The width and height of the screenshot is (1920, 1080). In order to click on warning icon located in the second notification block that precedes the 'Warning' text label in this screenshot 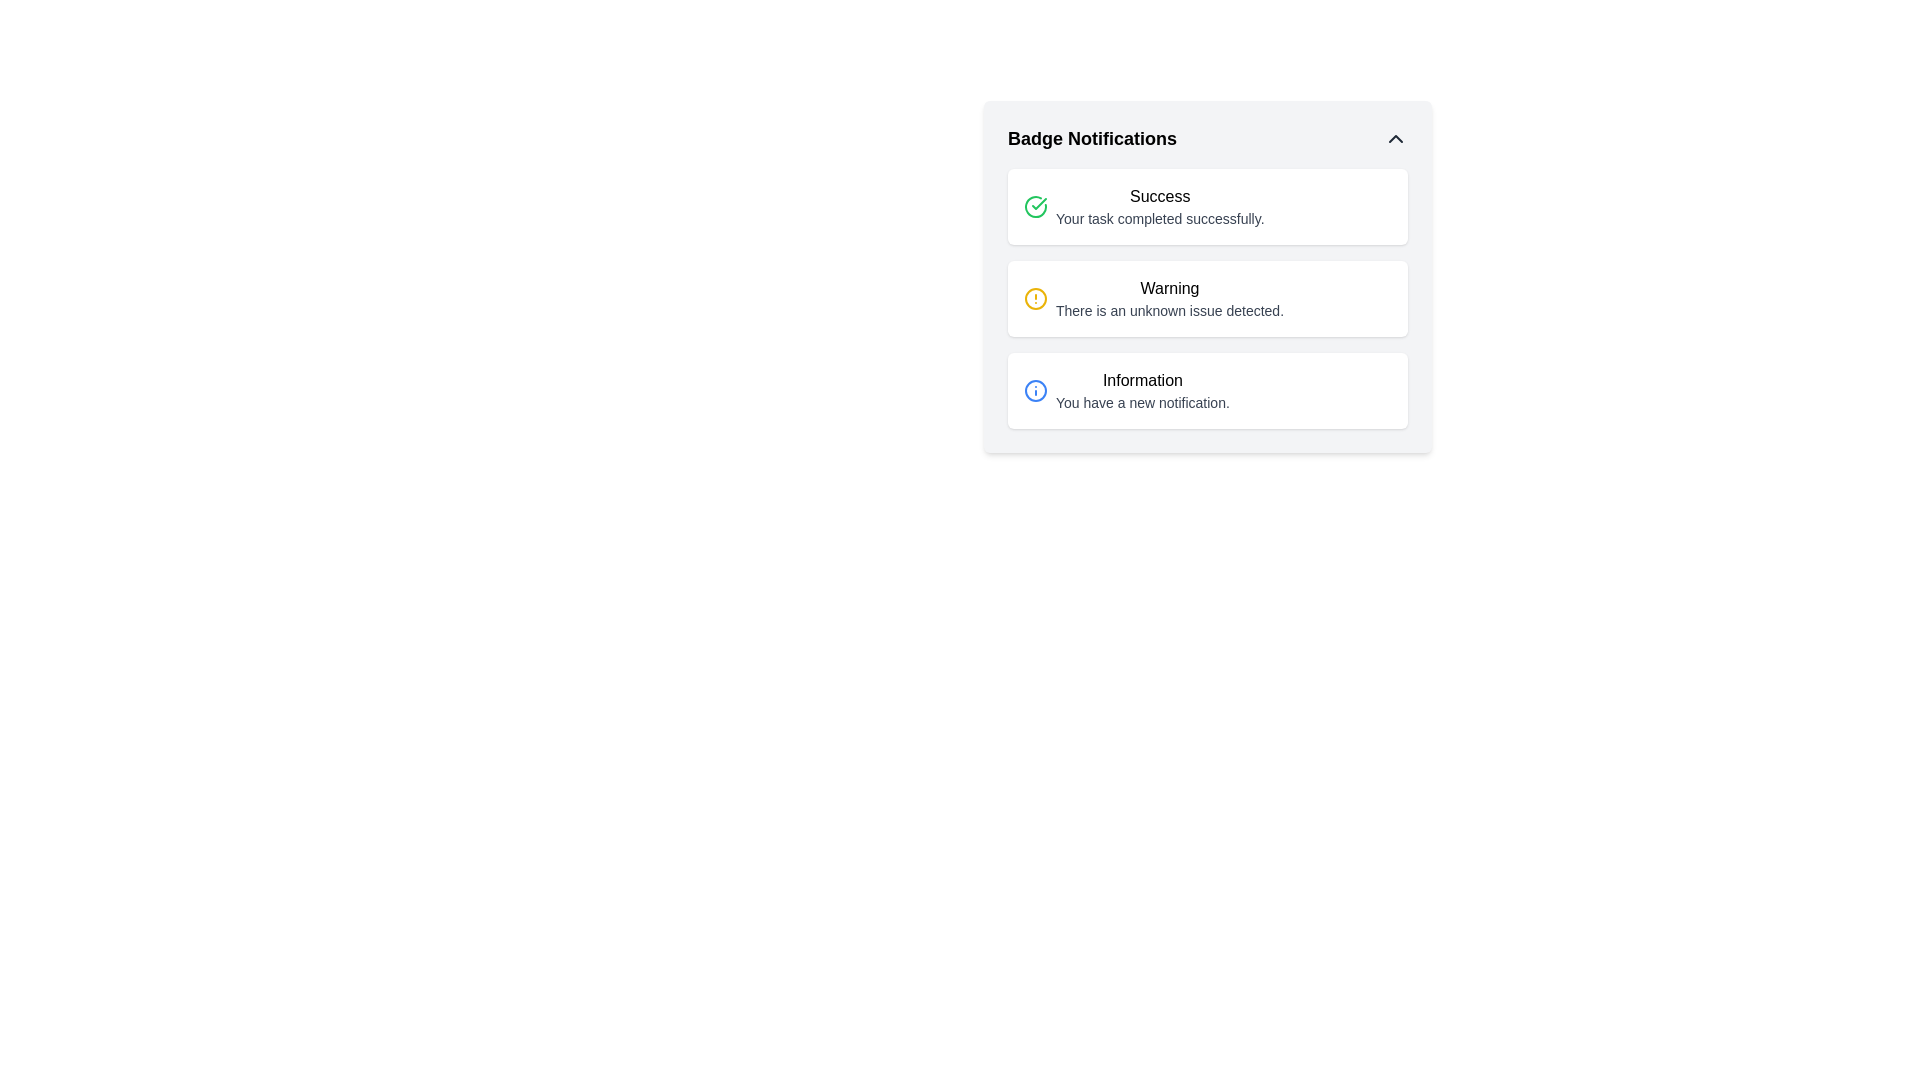, I will do `click(1036, 299)`.